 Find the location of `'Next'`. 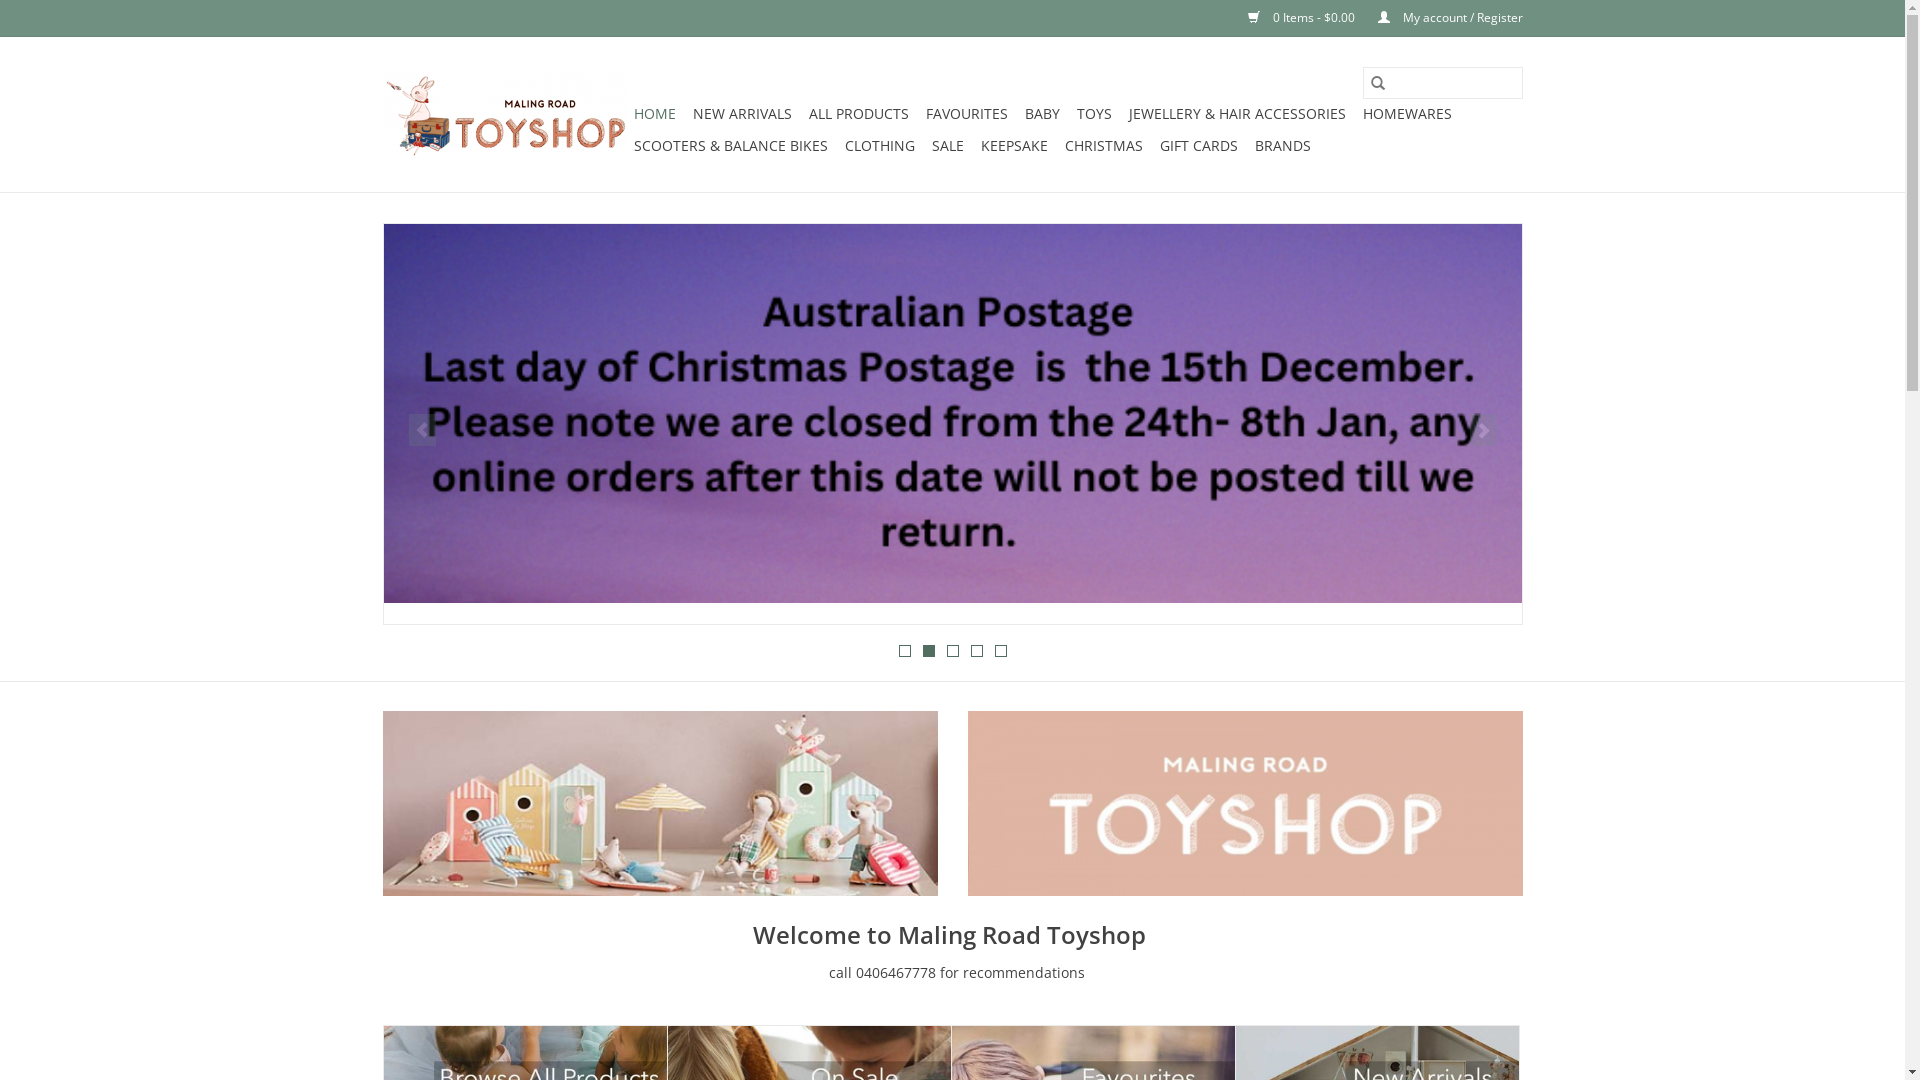

'Next' is located at coordinates (1483, 428).